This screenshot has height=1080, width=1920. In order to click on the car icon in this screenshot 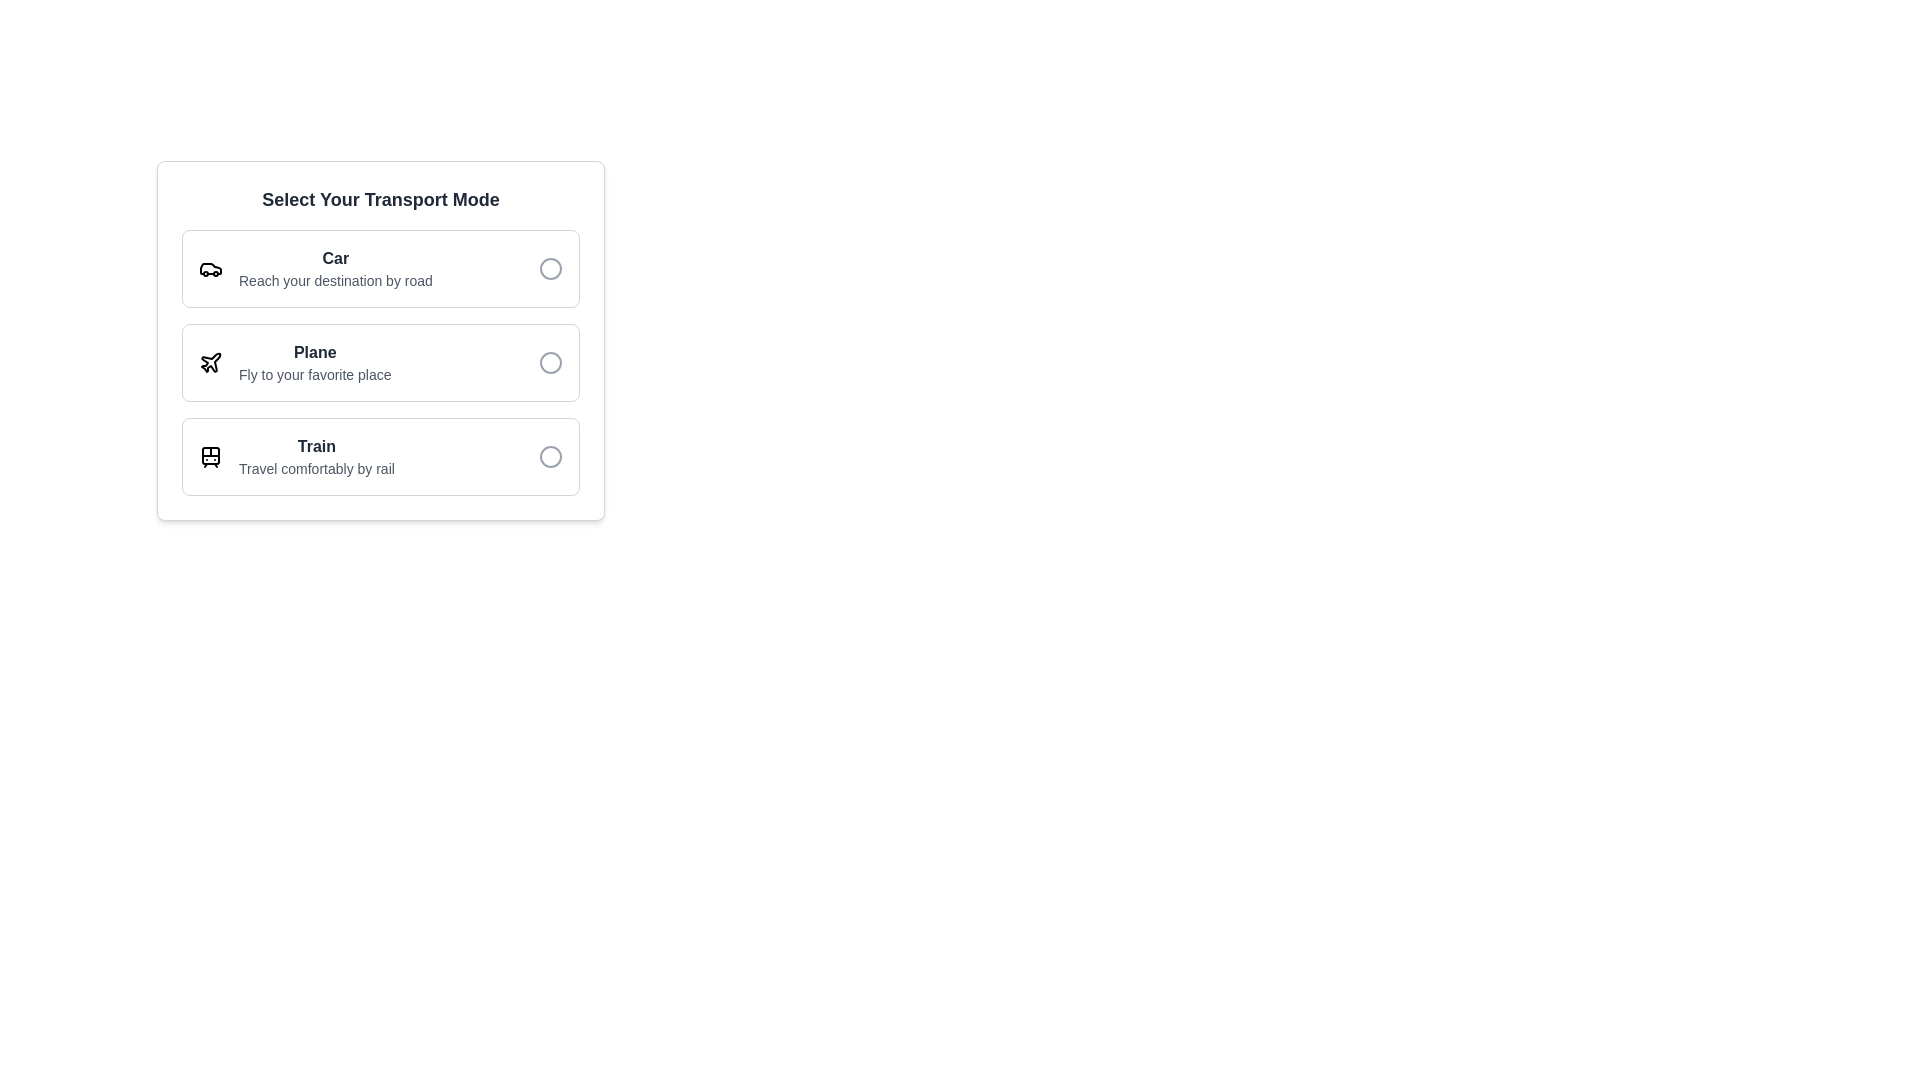, I will do `click(211, 268)`.